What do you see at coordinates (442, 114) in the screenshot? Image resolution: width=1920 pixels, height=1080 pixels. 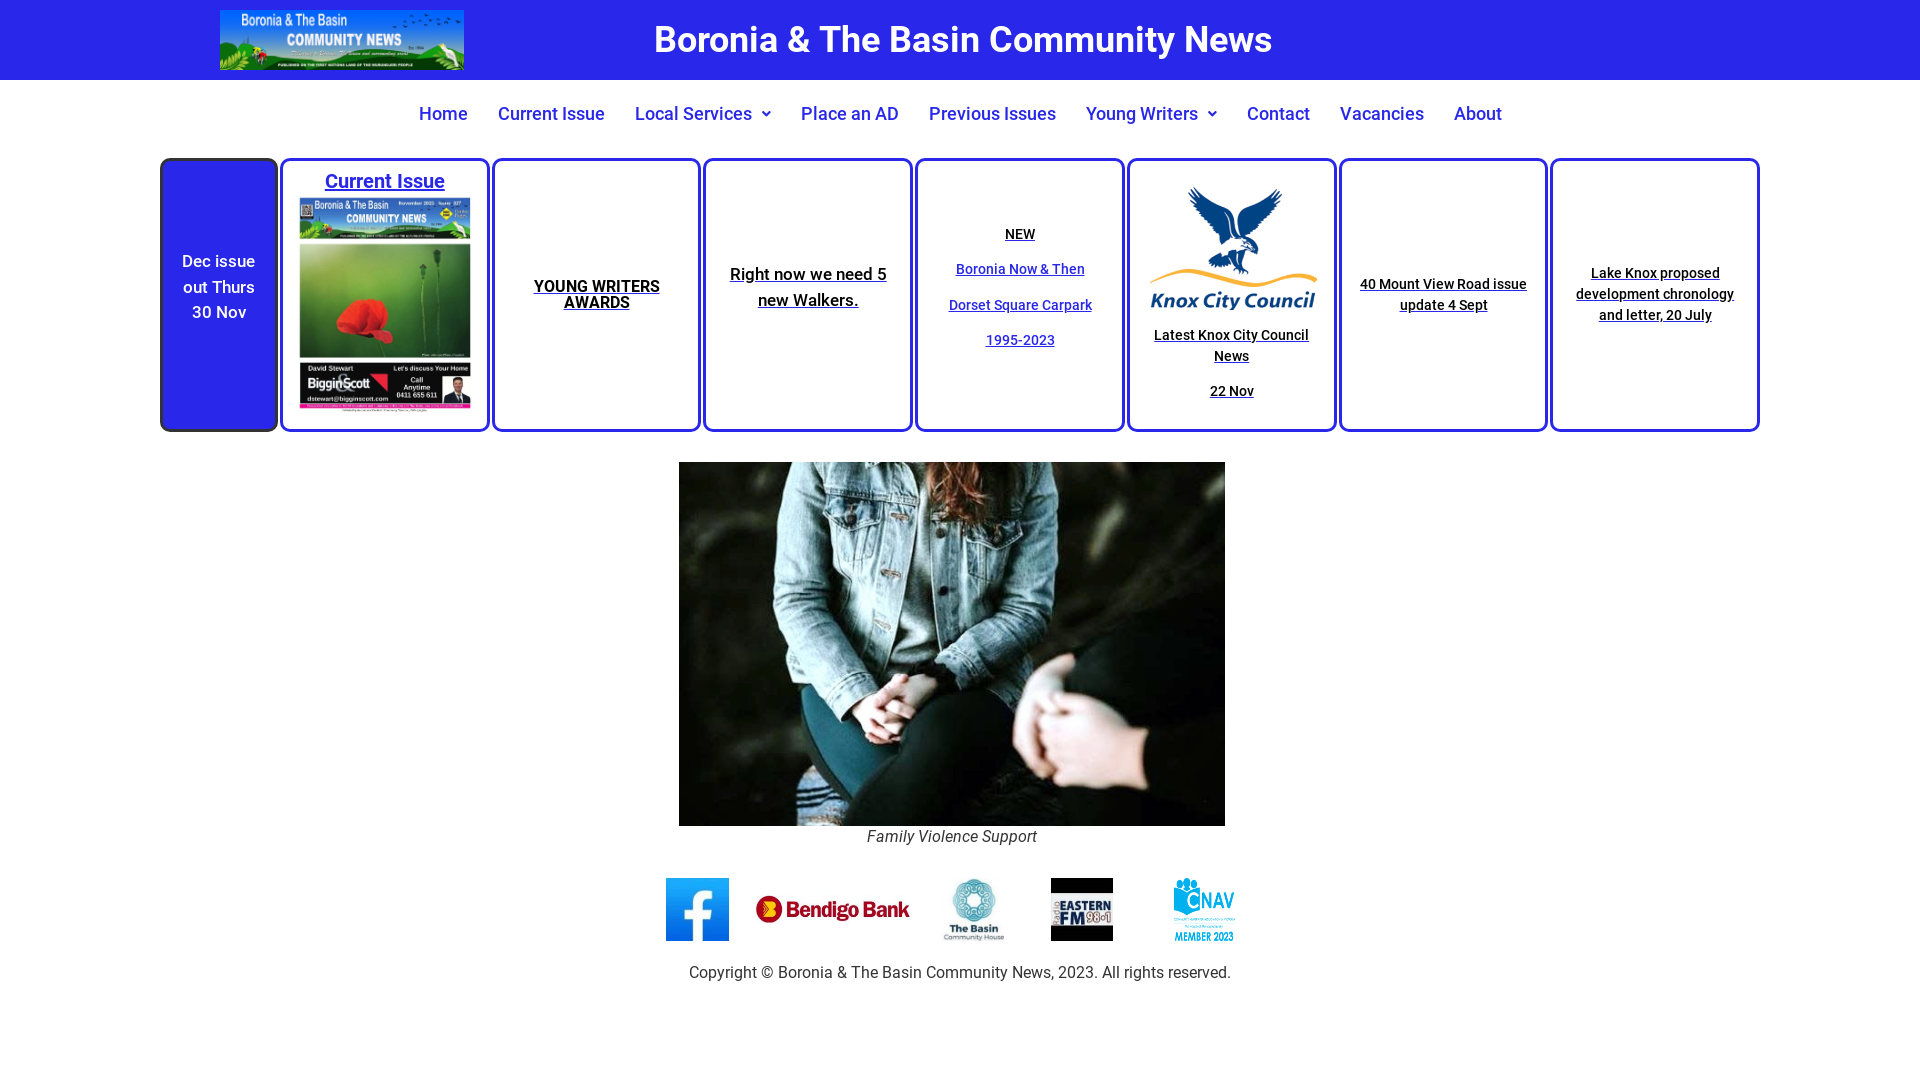 I see `'Home'` at bounding box center [442, 114].